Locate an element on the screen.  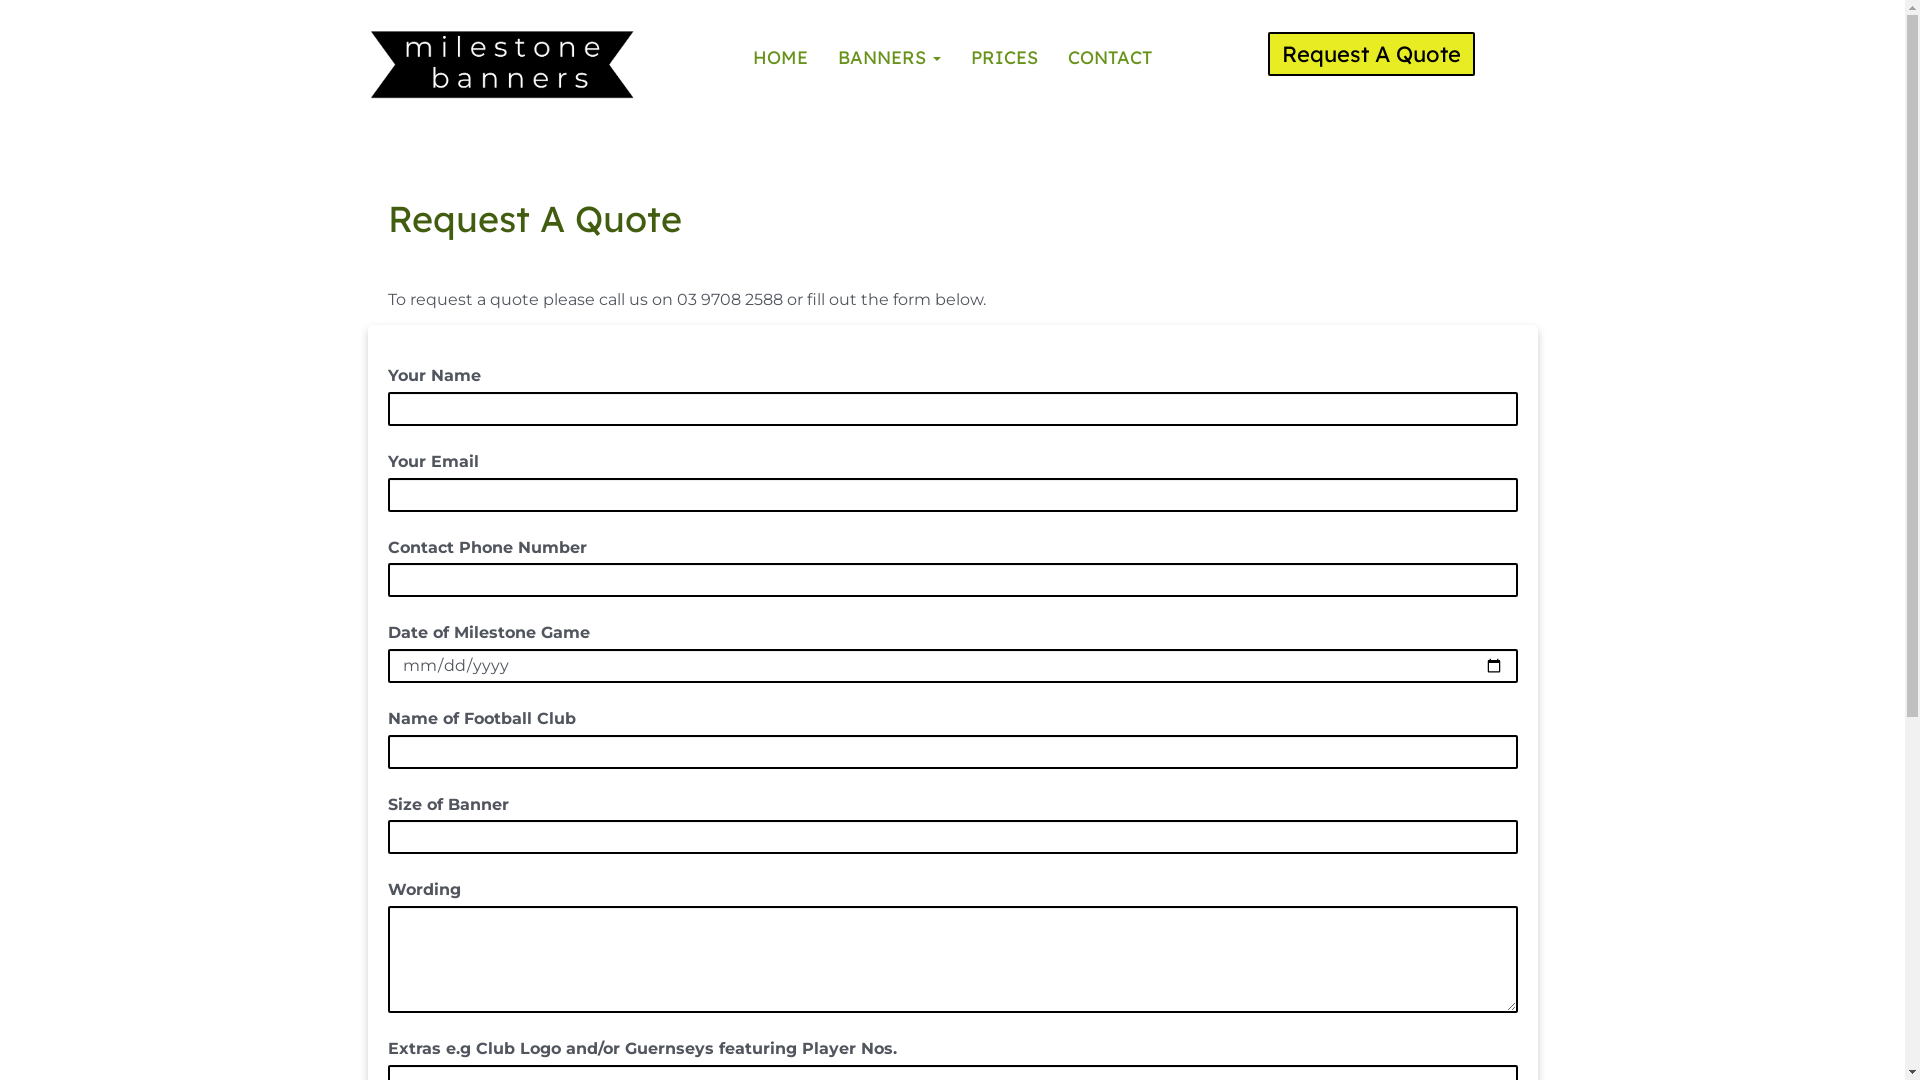
'BANNERS' is located at coordinates (888, 56).